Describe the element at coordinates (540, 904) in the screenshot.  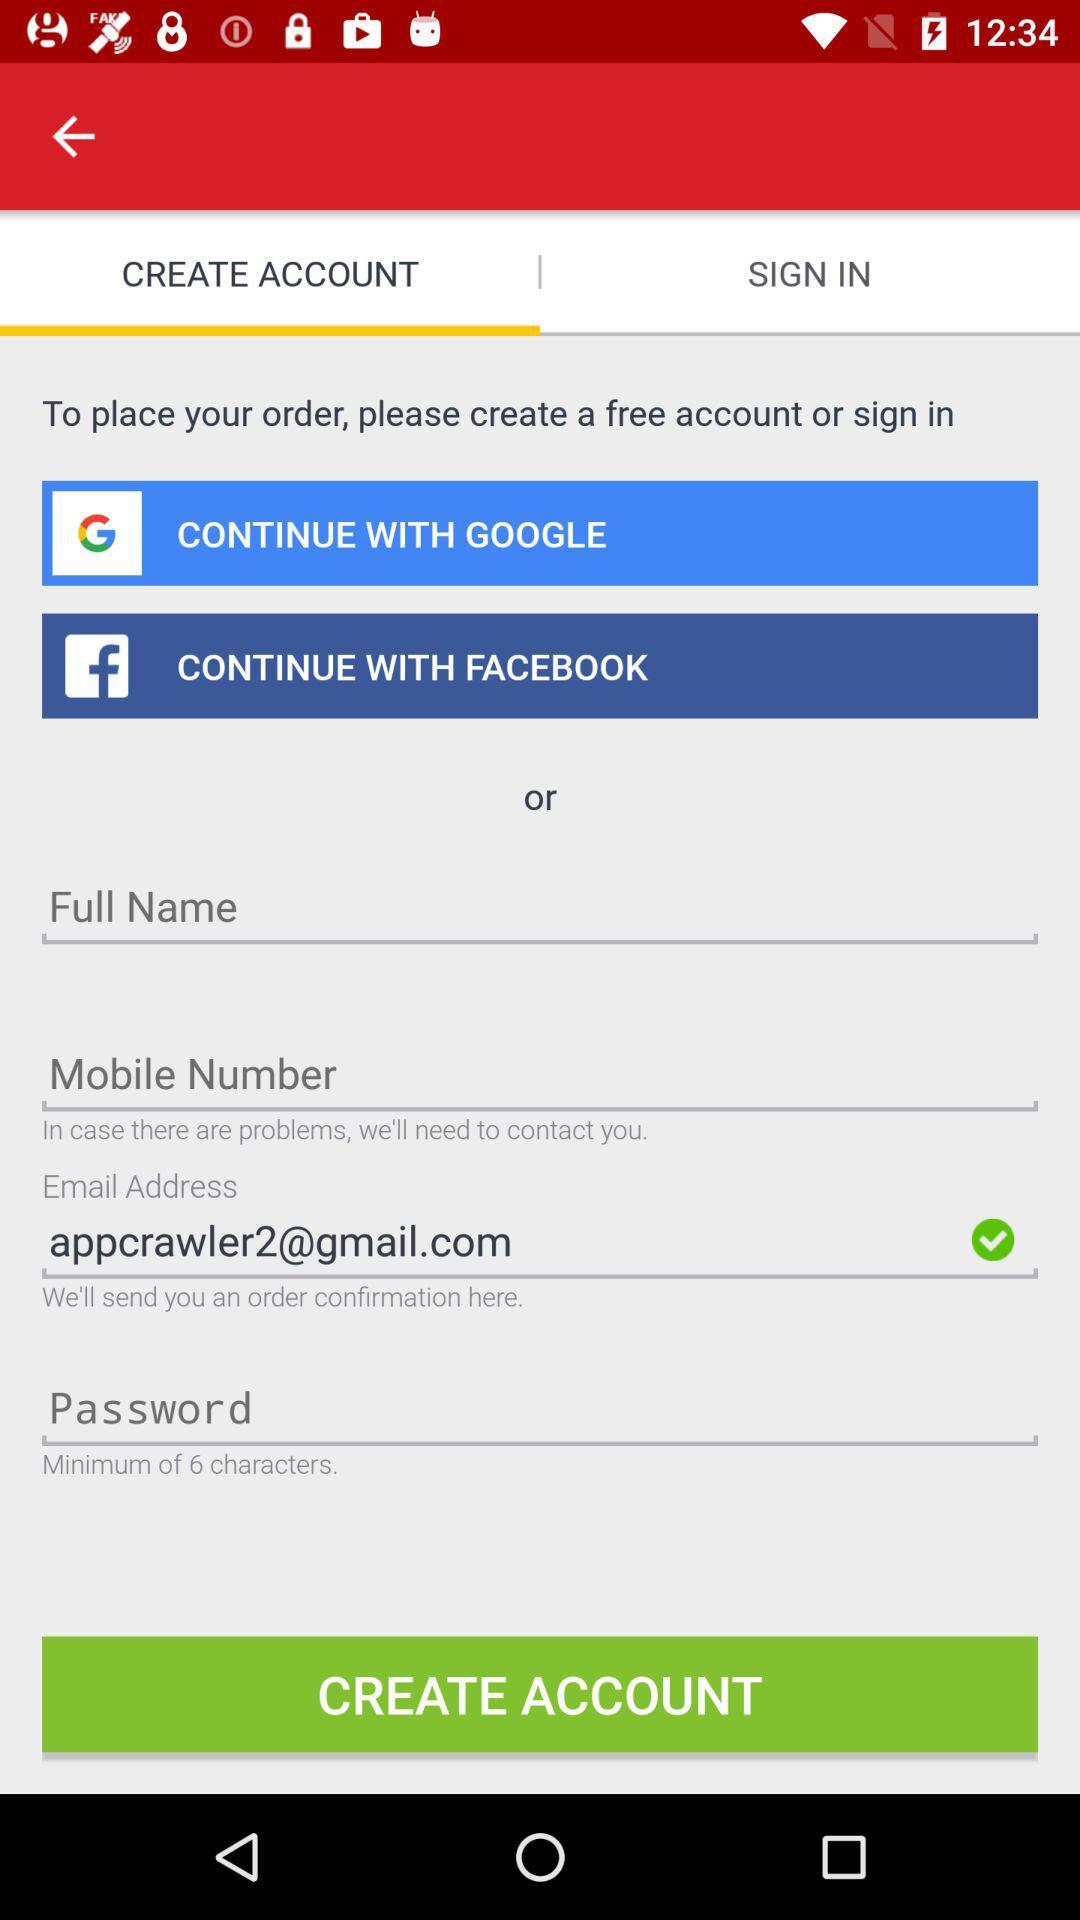
I see `type full name` at that location.